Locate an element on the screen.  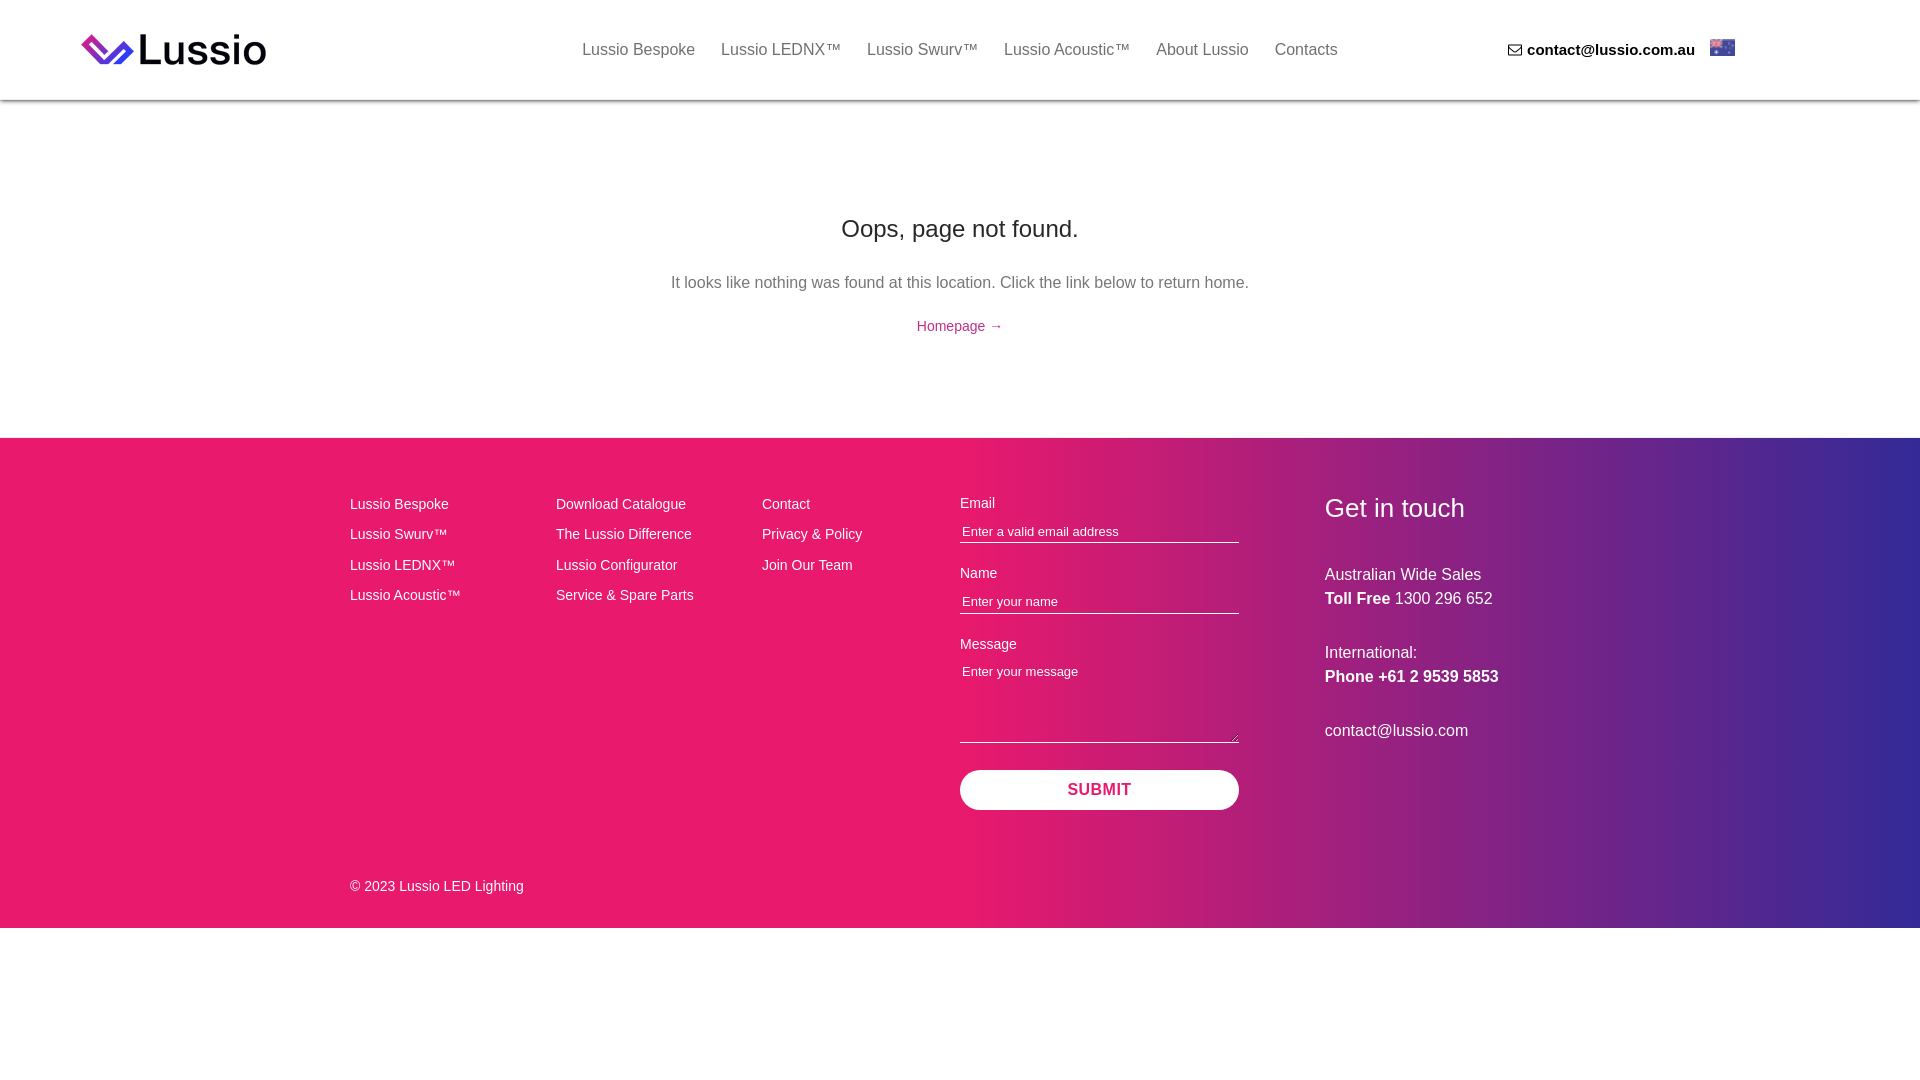
'Lussio Configurator' is located at coordinates (651, 564).